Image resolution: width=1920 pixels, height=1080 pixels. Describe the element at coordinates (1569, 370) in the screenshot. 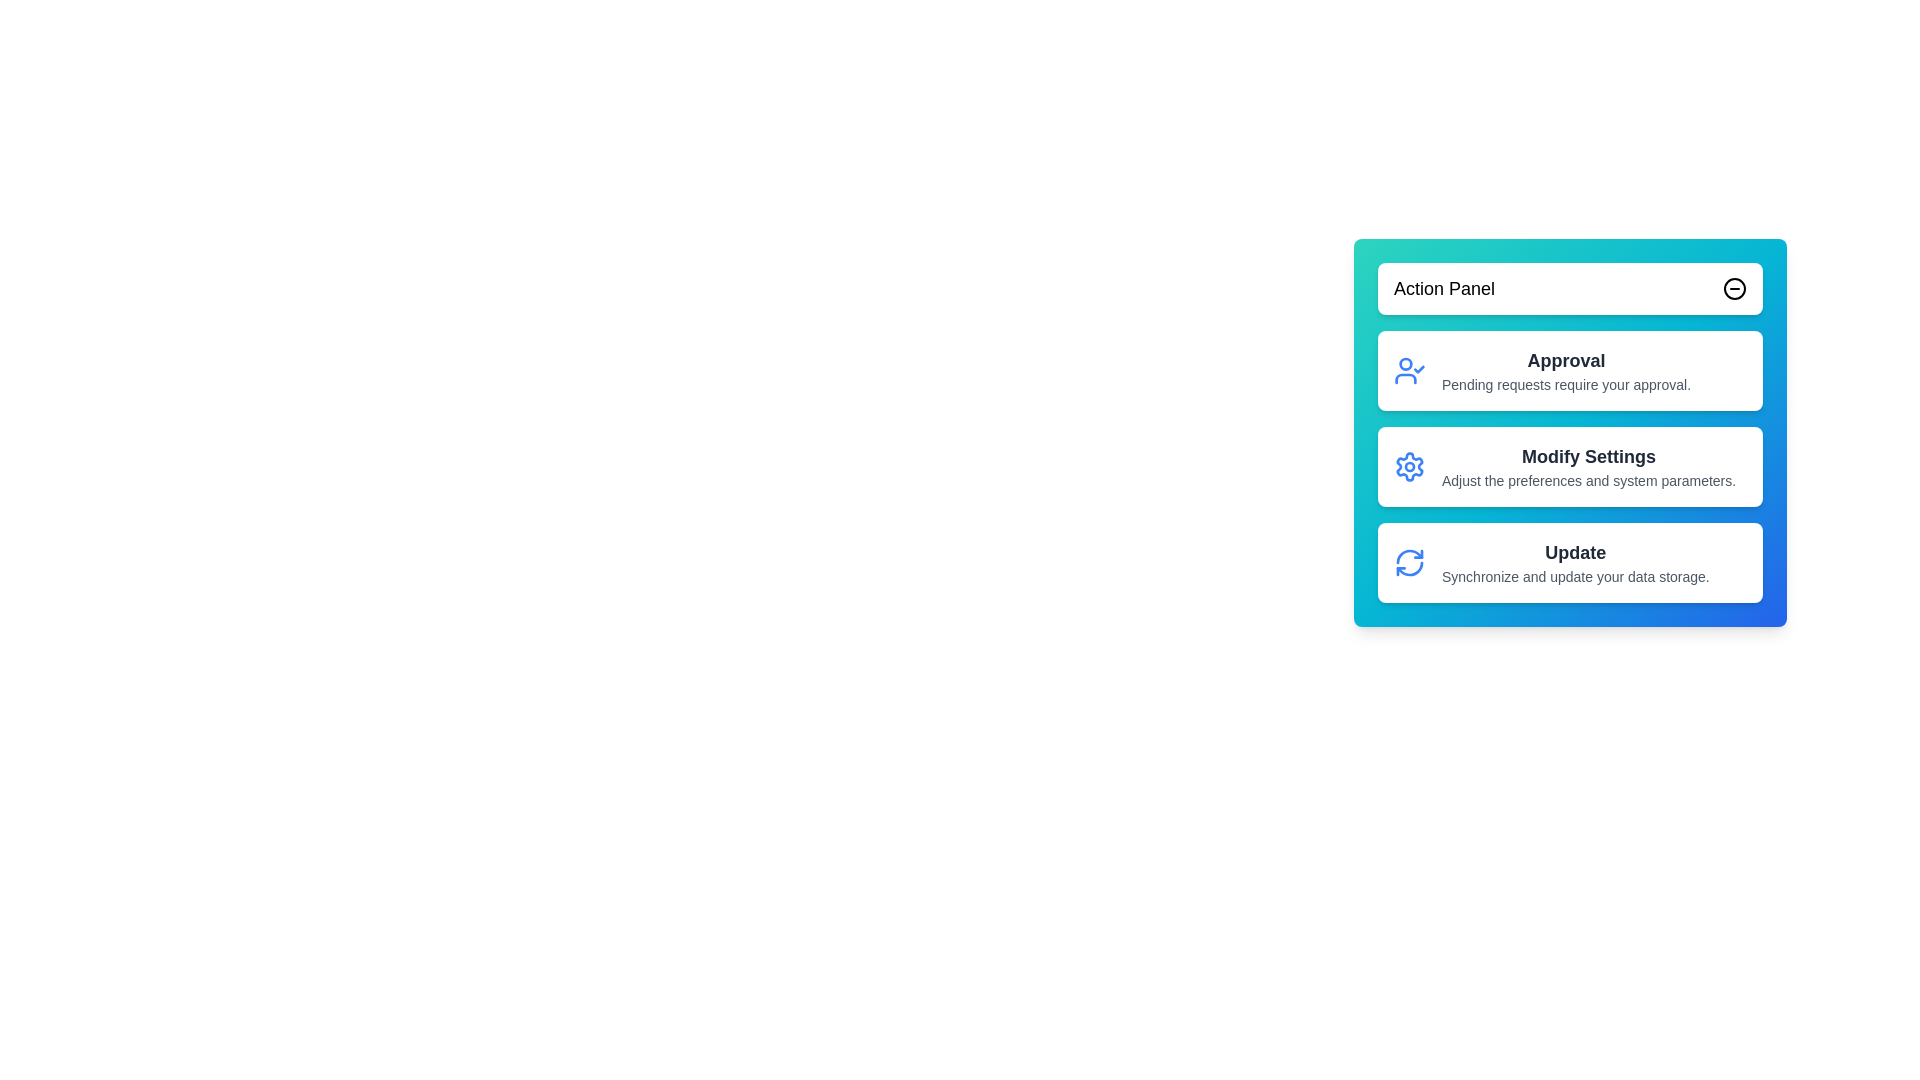

I see `the Approval to see its hover effect` at that location.